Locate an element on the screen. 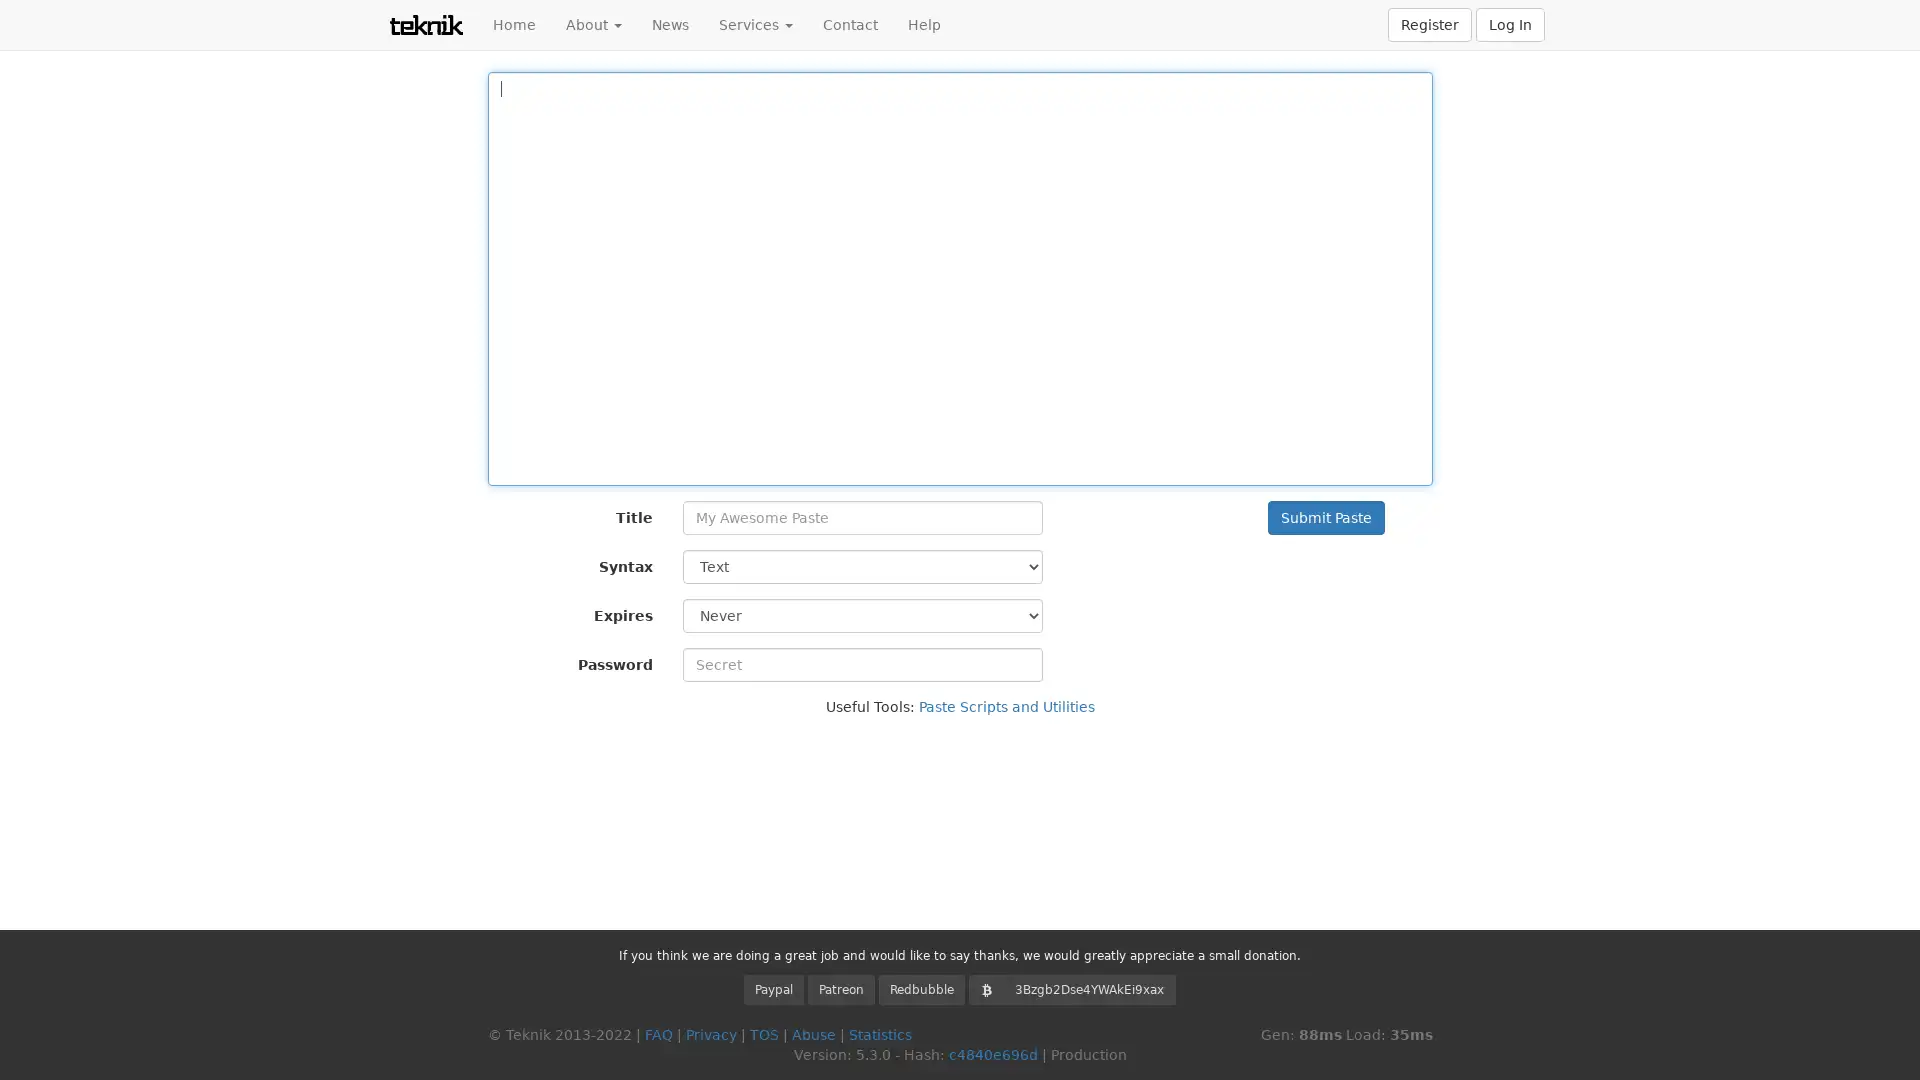  Patreon is located at coordinates (841, 990).